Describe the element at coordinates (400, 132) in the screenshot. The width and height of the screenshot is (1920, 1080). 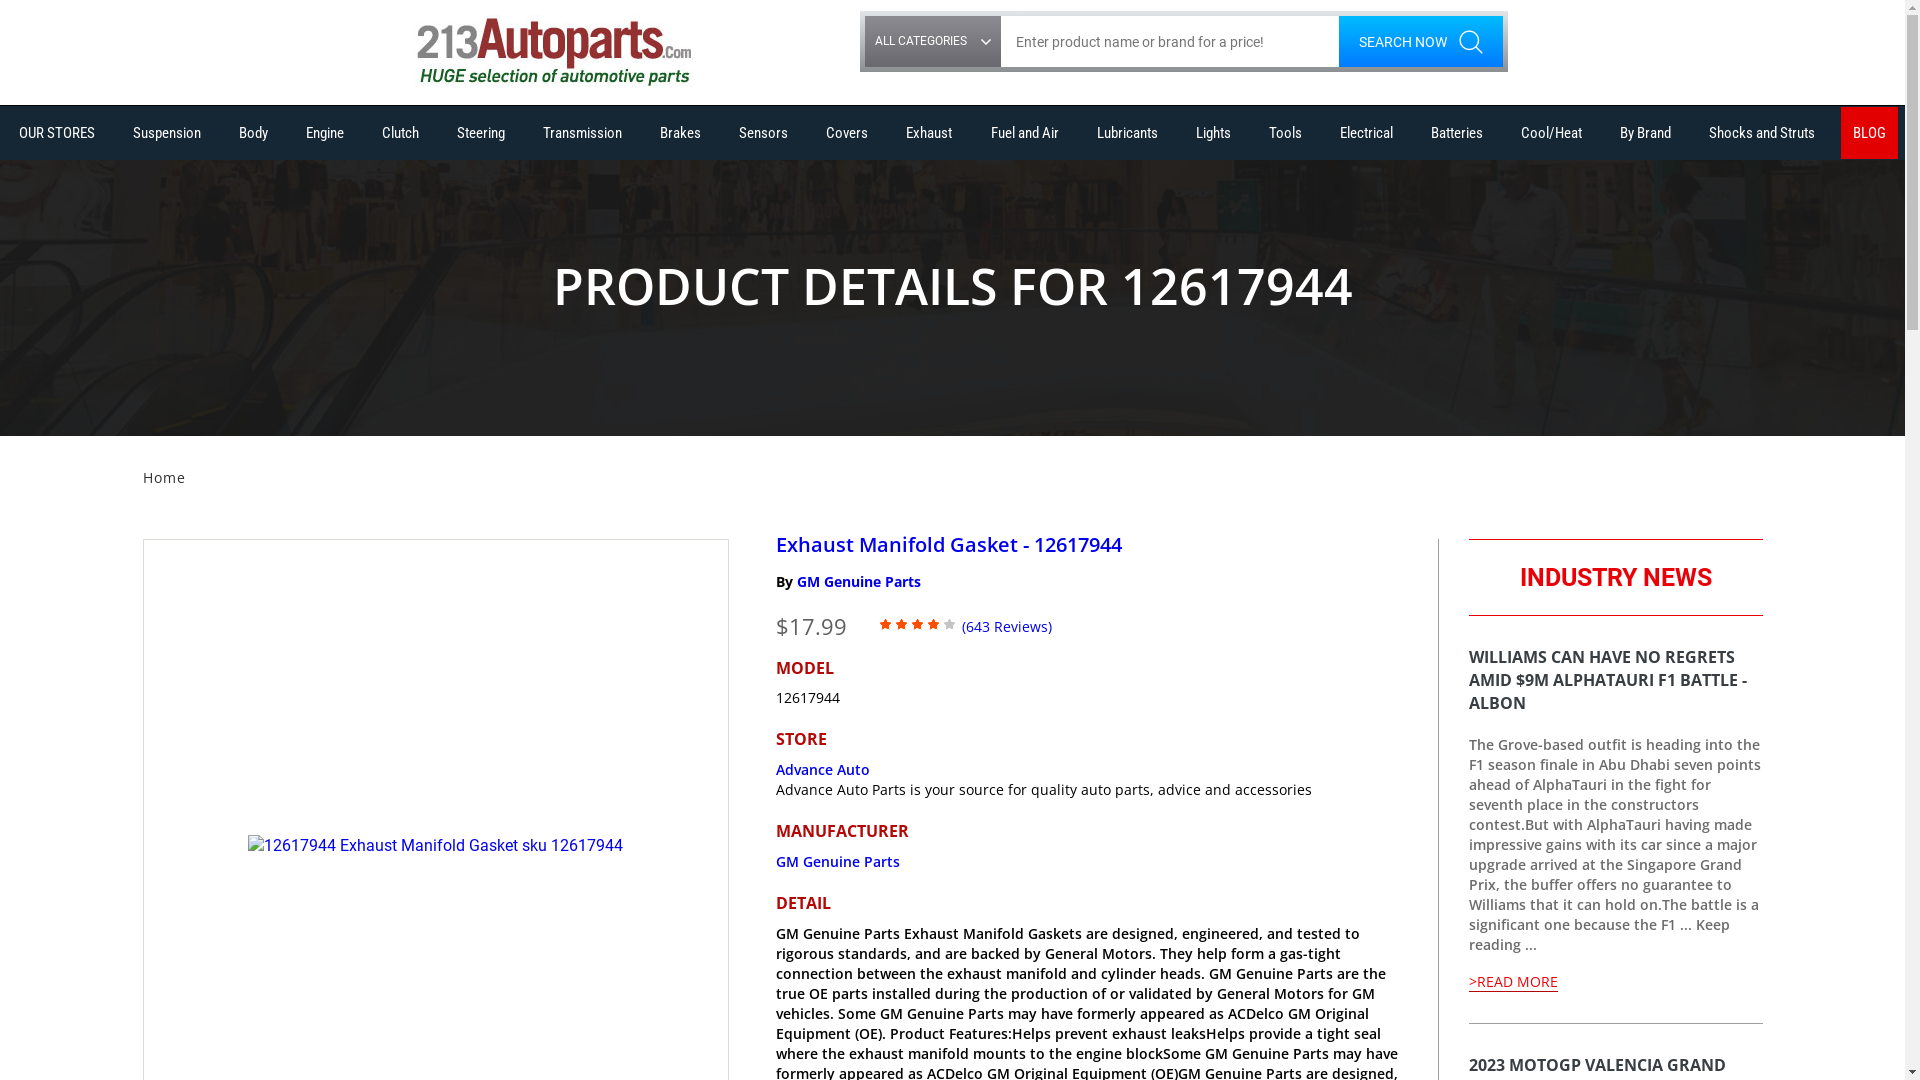
I see `'Clutch'` at that location.